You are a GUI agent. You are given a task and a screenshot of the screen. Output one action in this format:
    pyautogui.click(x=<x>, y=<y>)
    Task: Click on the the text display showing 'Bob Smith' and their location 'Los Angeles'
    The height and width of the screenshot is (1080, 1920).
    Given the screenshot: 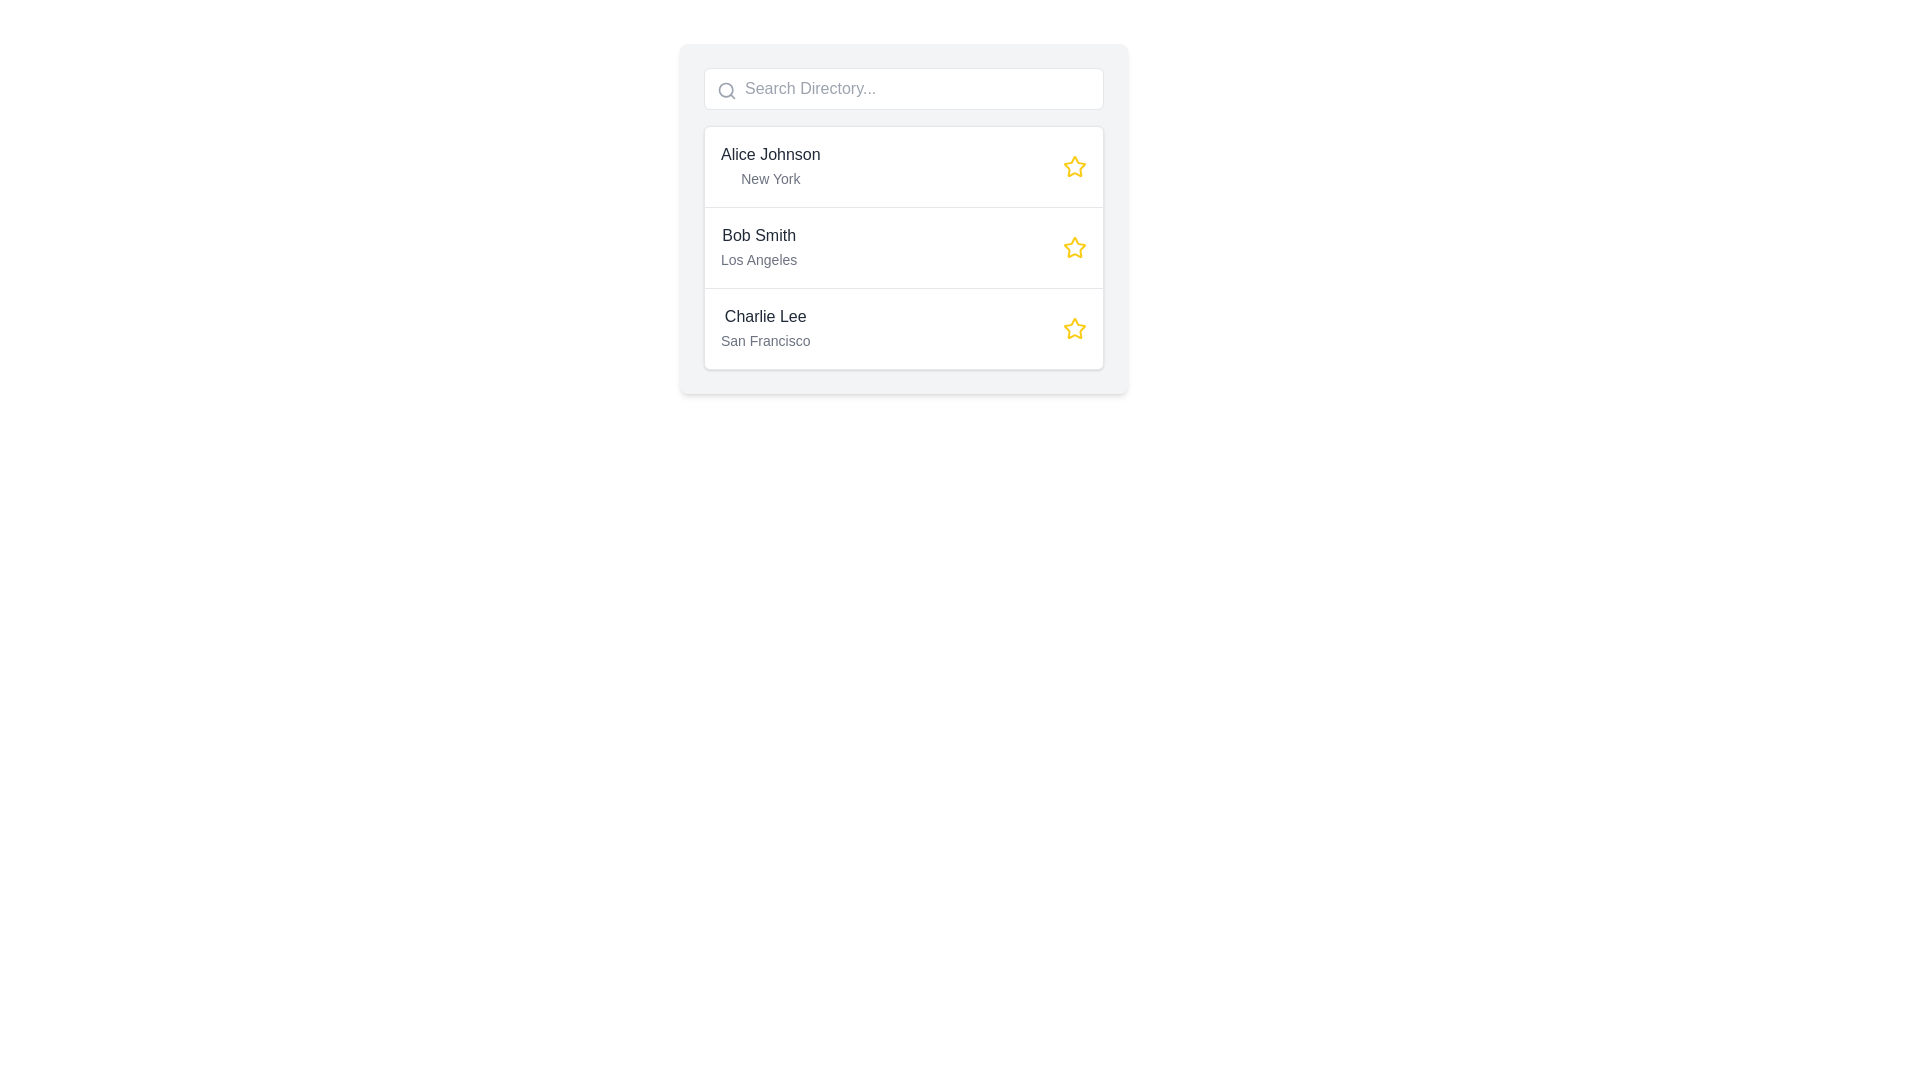 What is the action you would take?
    pyautogui.click(x=758, y=246)
    